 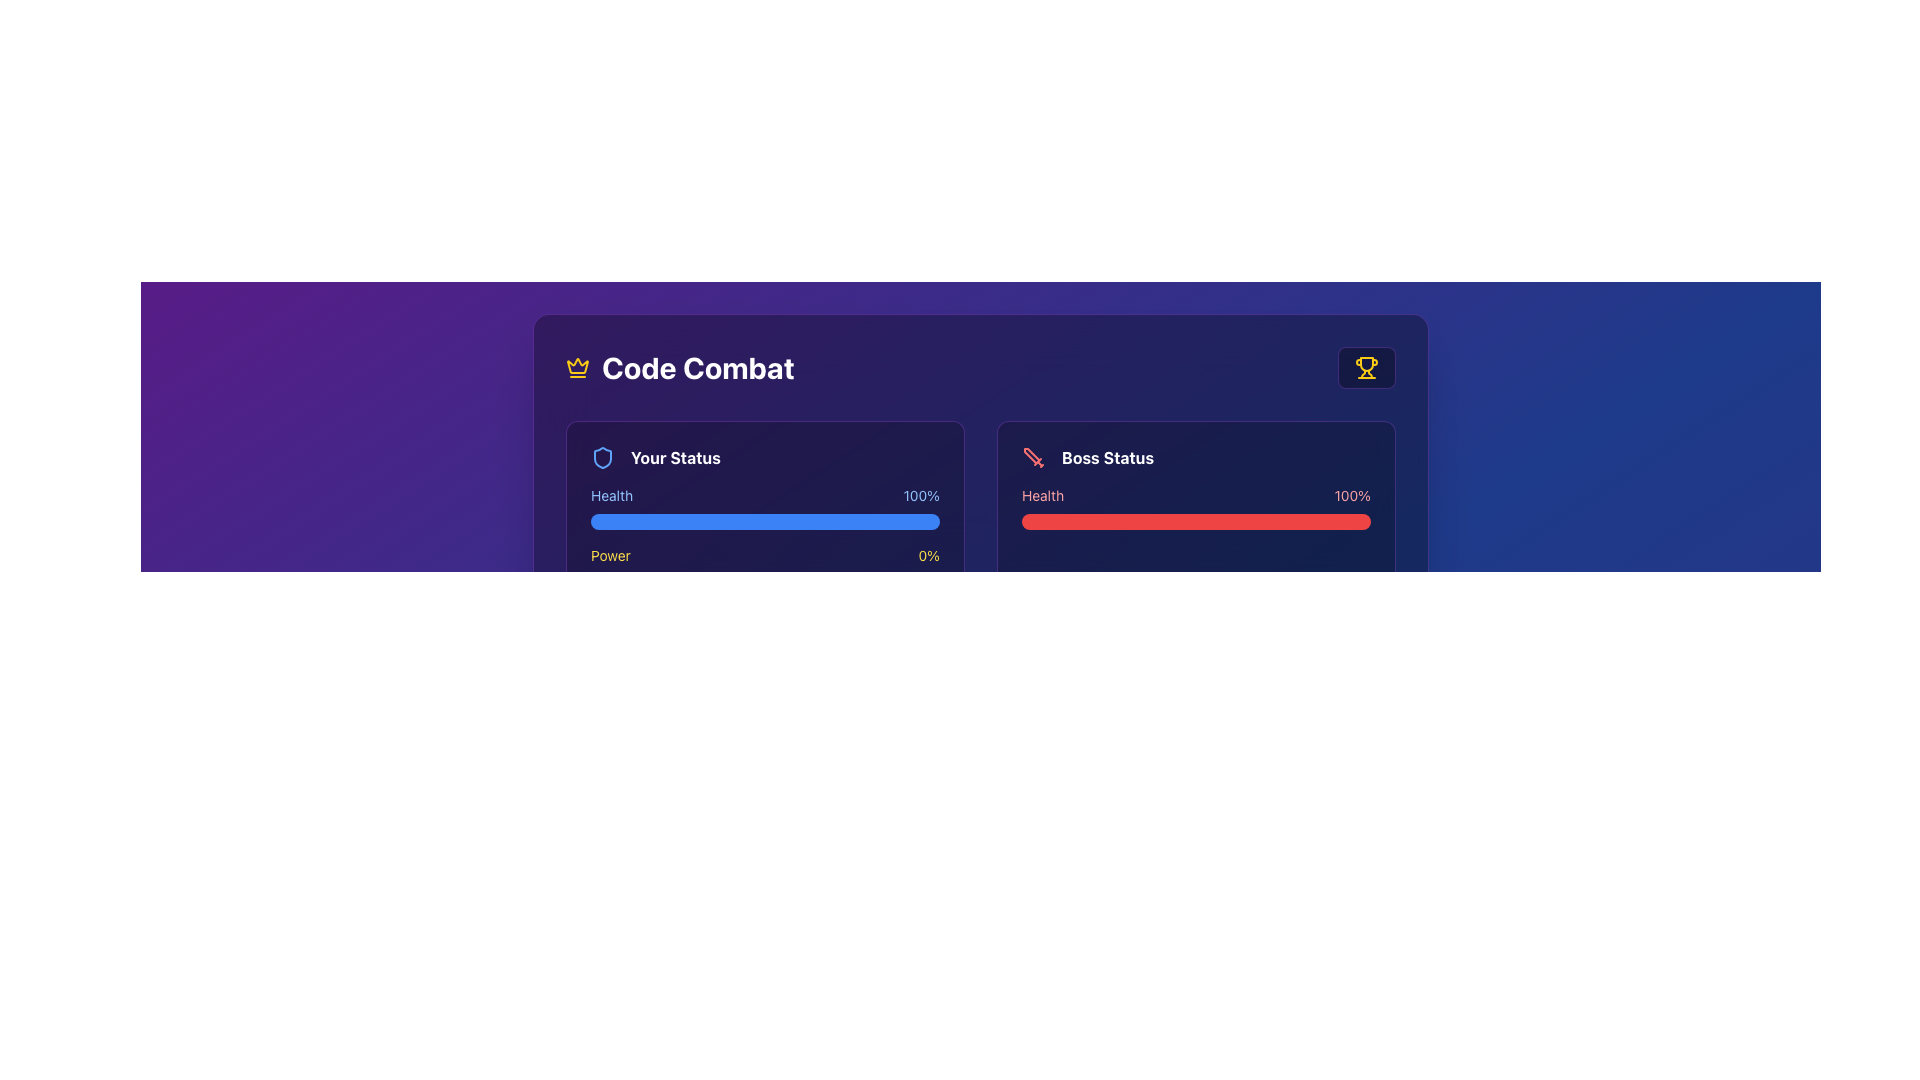 I want to click on the blue shield icon located next to the text 'Your Status' for visual identification, so click(x=602, y=458).